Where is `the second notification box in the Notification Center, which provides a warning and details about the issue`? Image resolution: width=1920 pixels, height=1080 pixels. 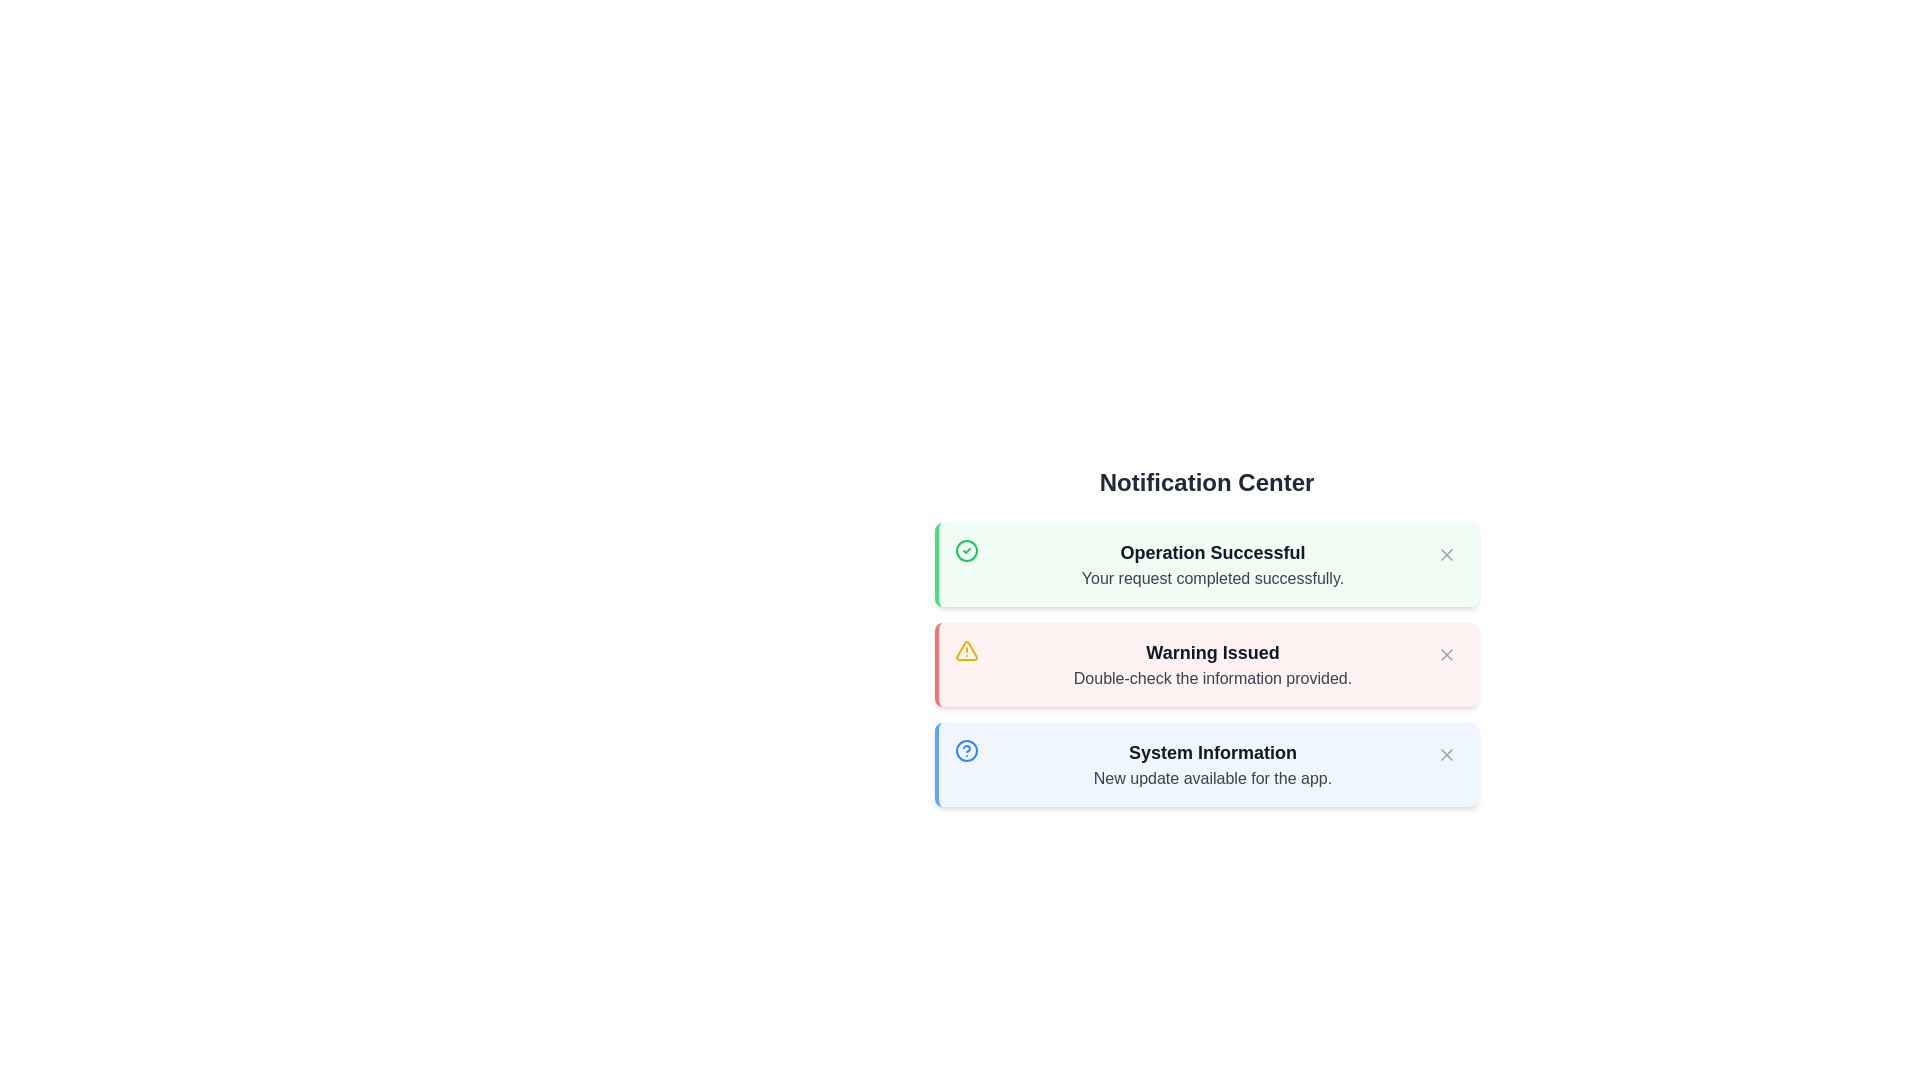 the second notification box in the Notification Center, which provides a warning and details about the issue is located at coordinates (1205, 664).